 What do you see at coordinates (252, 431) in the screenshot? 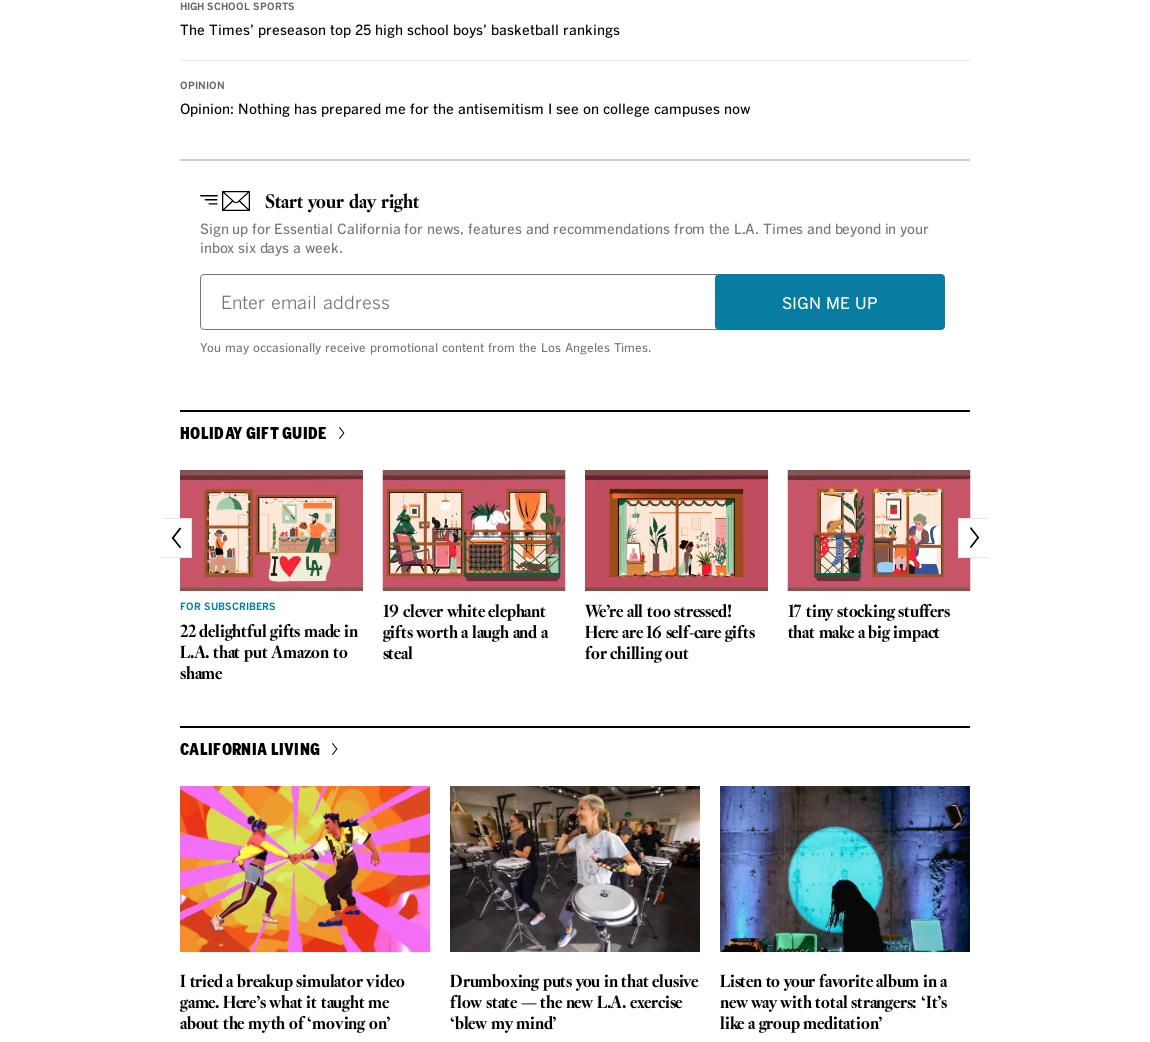
I see `'Holiday gift guide'` at bounding box center [252, 431].